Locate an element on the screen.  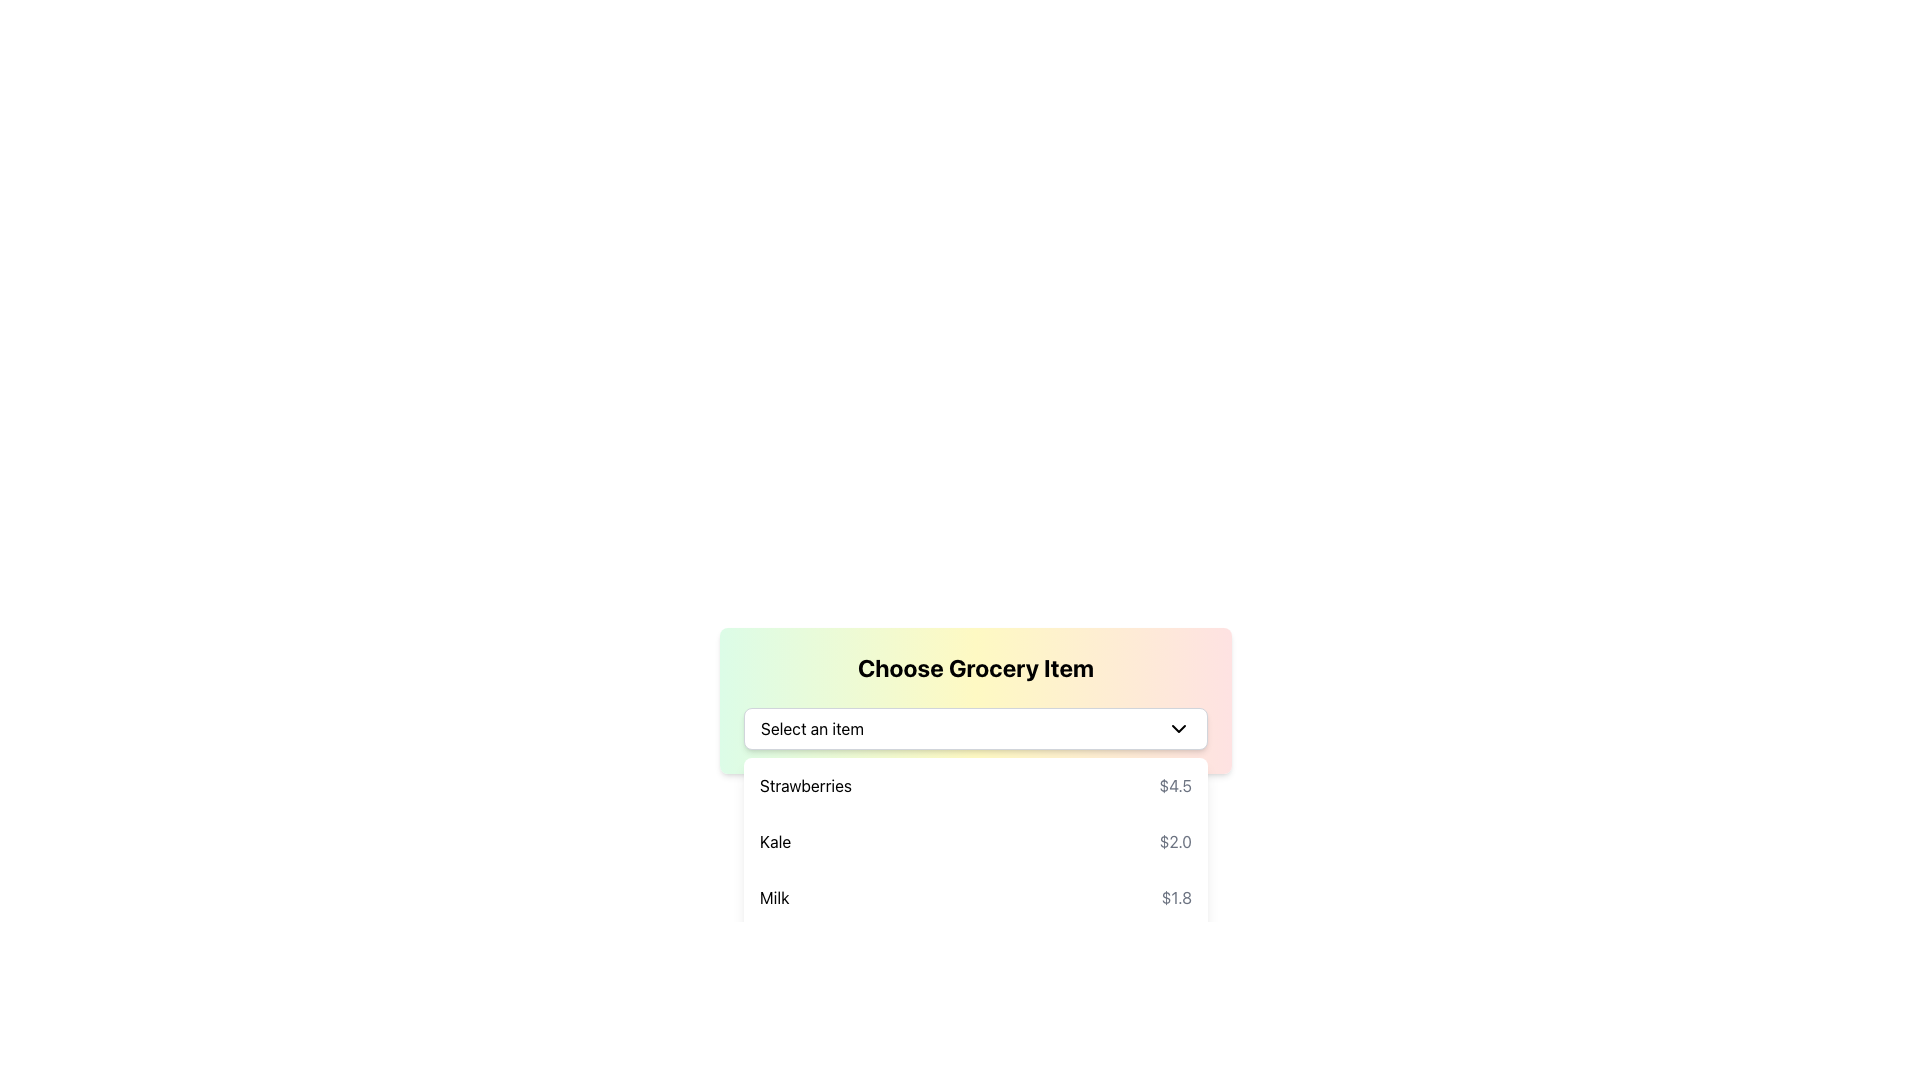
the text label displaying 'Milk' in black font, which is the first element of the entry labeled 'Milk $1.8' in the dropdown list is located at coordinates (773, 897).